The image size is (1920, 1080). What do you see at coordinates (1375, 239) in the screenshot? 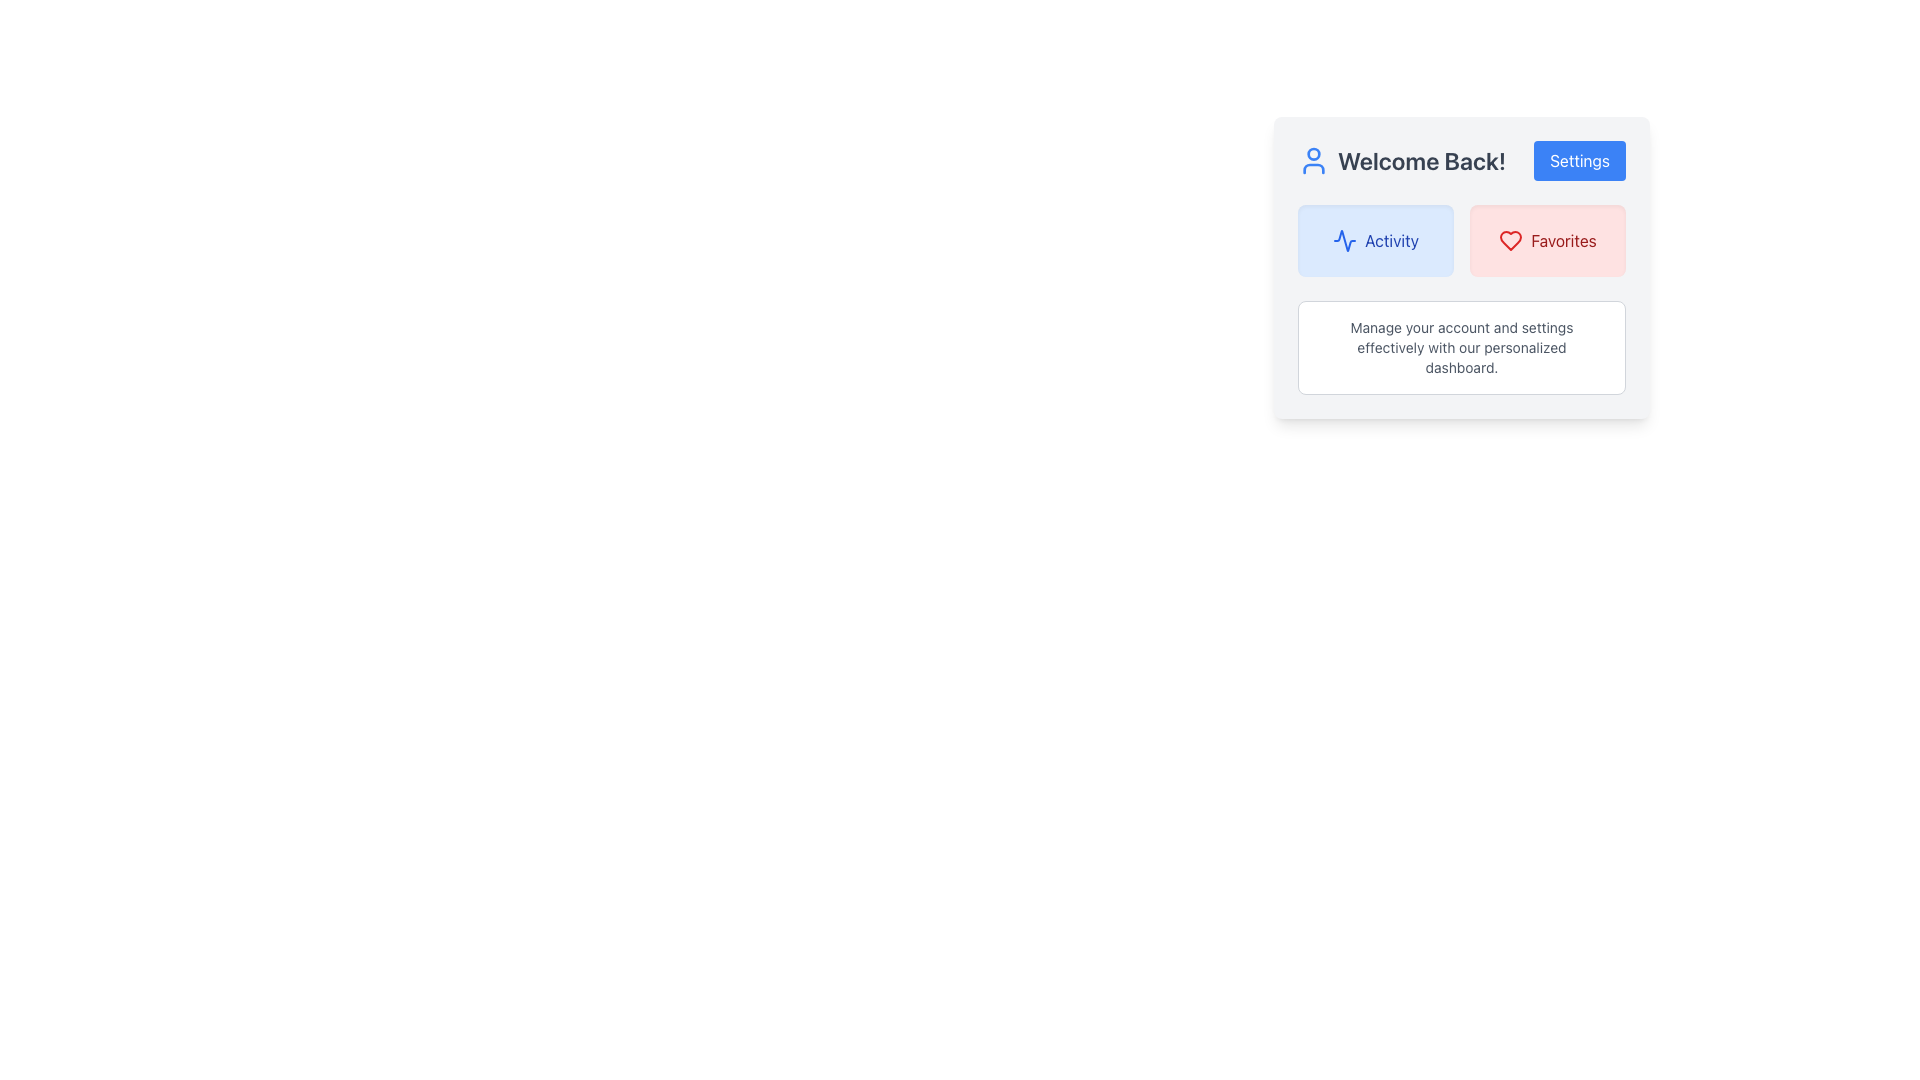
I see `the 'Activity' button, which is a rectangular button with a light blue background and a heartbeat icon, located in the top-left area of a card-like widget under the 'Welcome Back!' heading` at bounding box center [1375, 239].